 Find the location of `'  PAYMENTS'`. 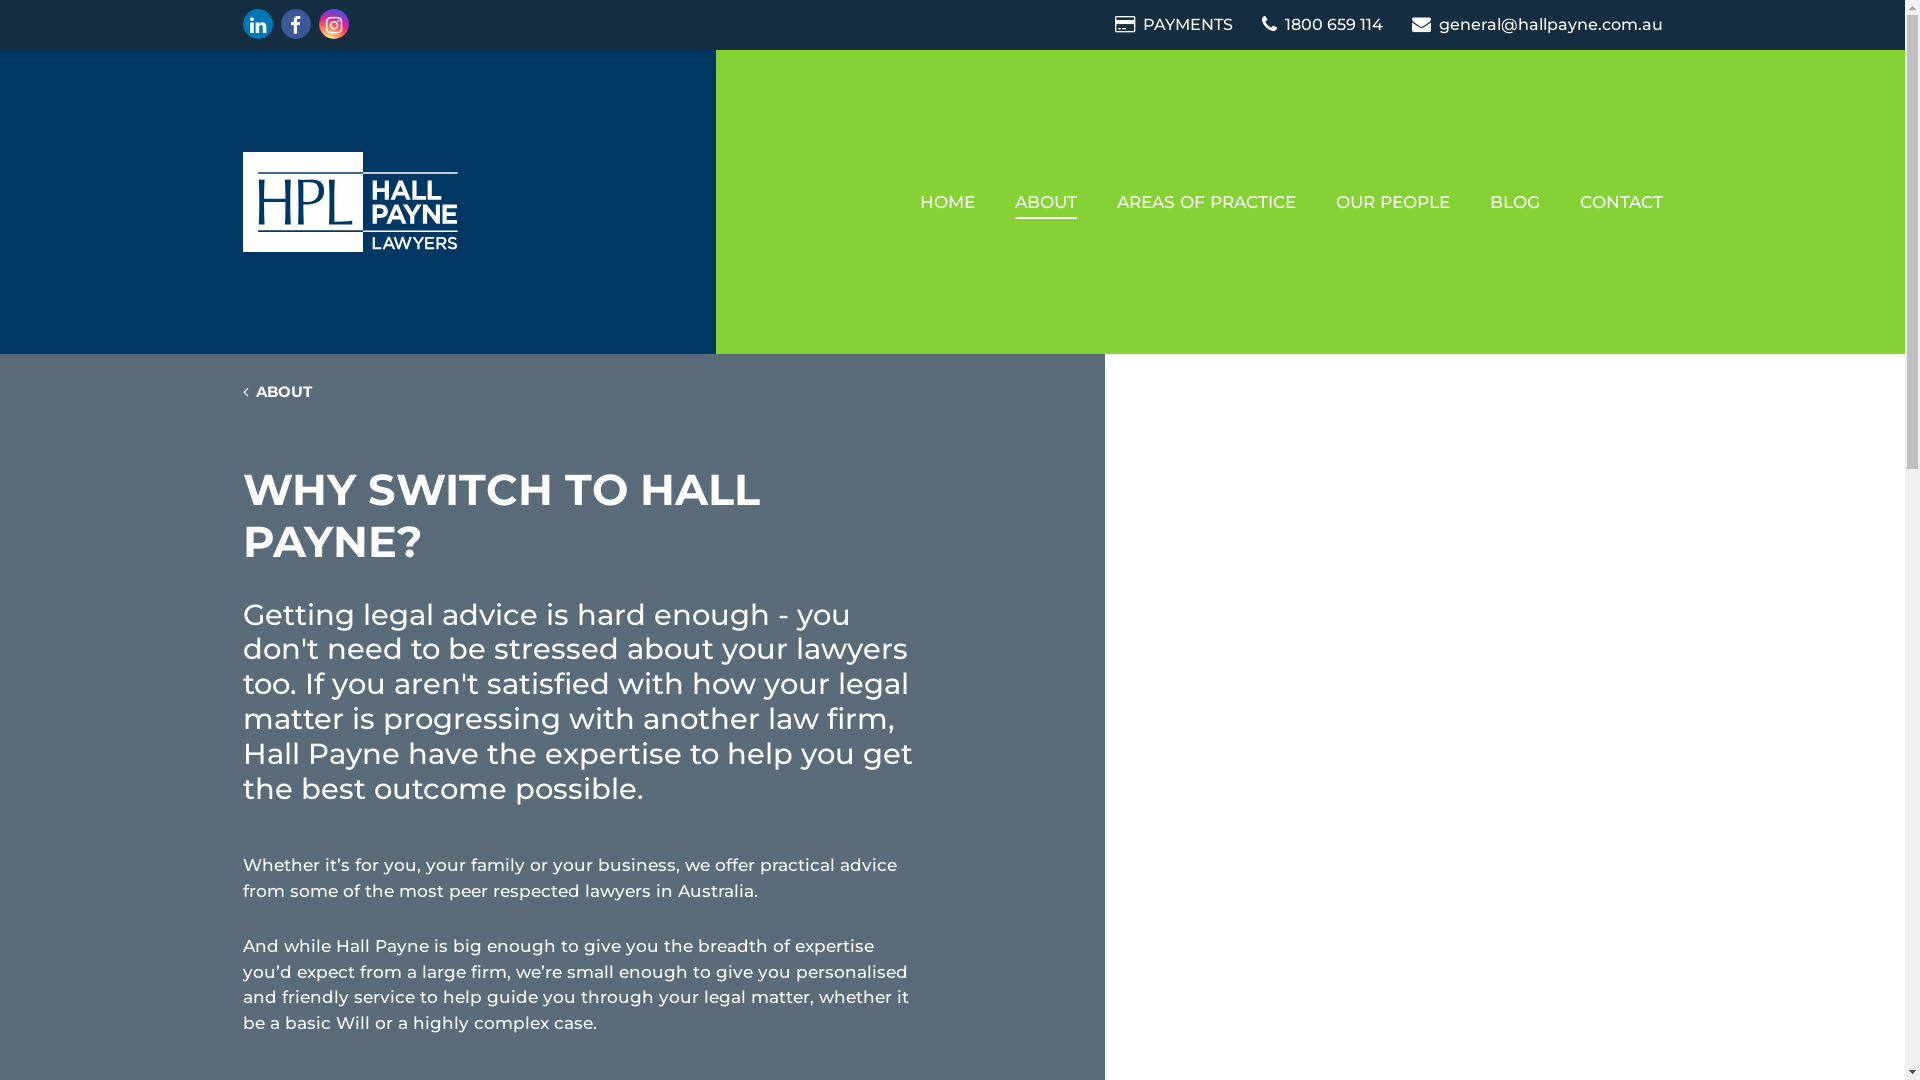

'  PAYMENTS' is located at coordinates (1112, 24).